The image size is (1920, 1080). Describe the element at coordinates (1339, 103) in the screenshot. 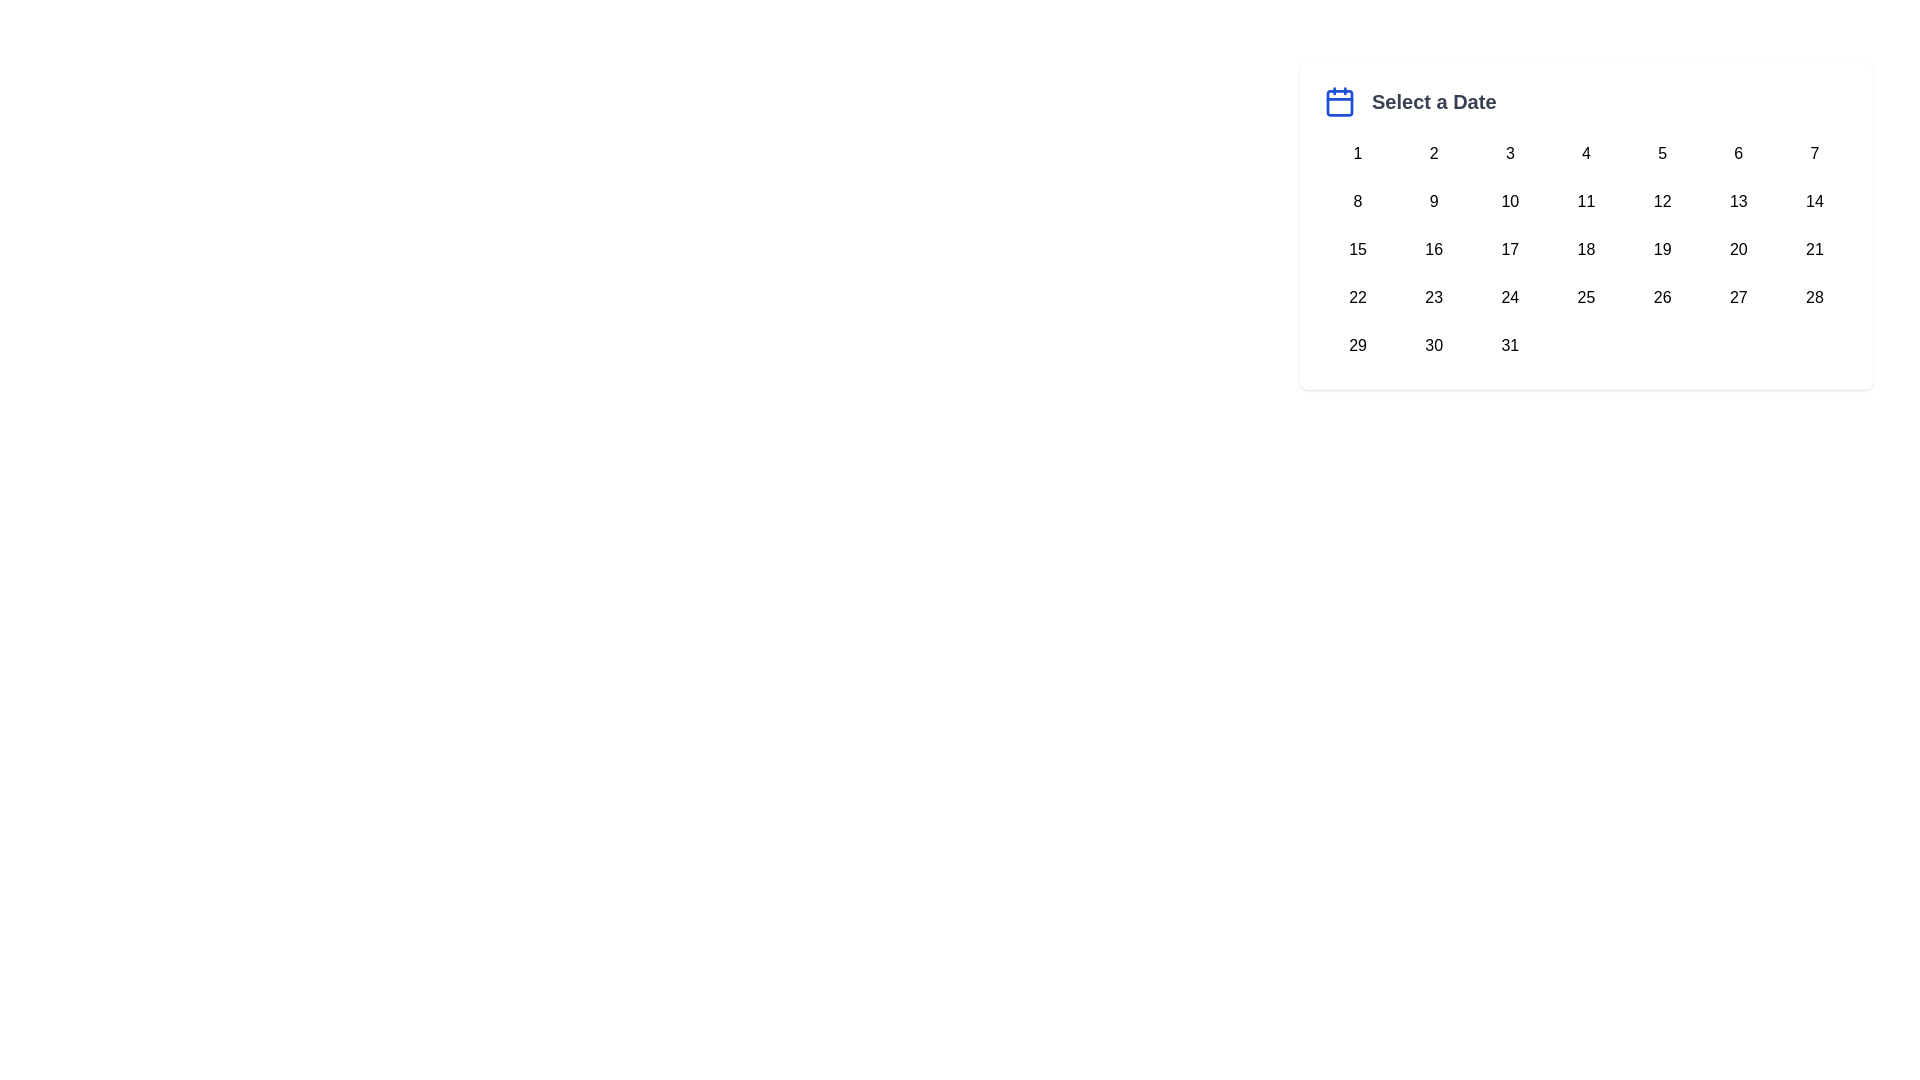

I see `the decorative styled rectangle within the calendar icon located to the left of the 'Select a Date' label in the date picker interface` at that location.